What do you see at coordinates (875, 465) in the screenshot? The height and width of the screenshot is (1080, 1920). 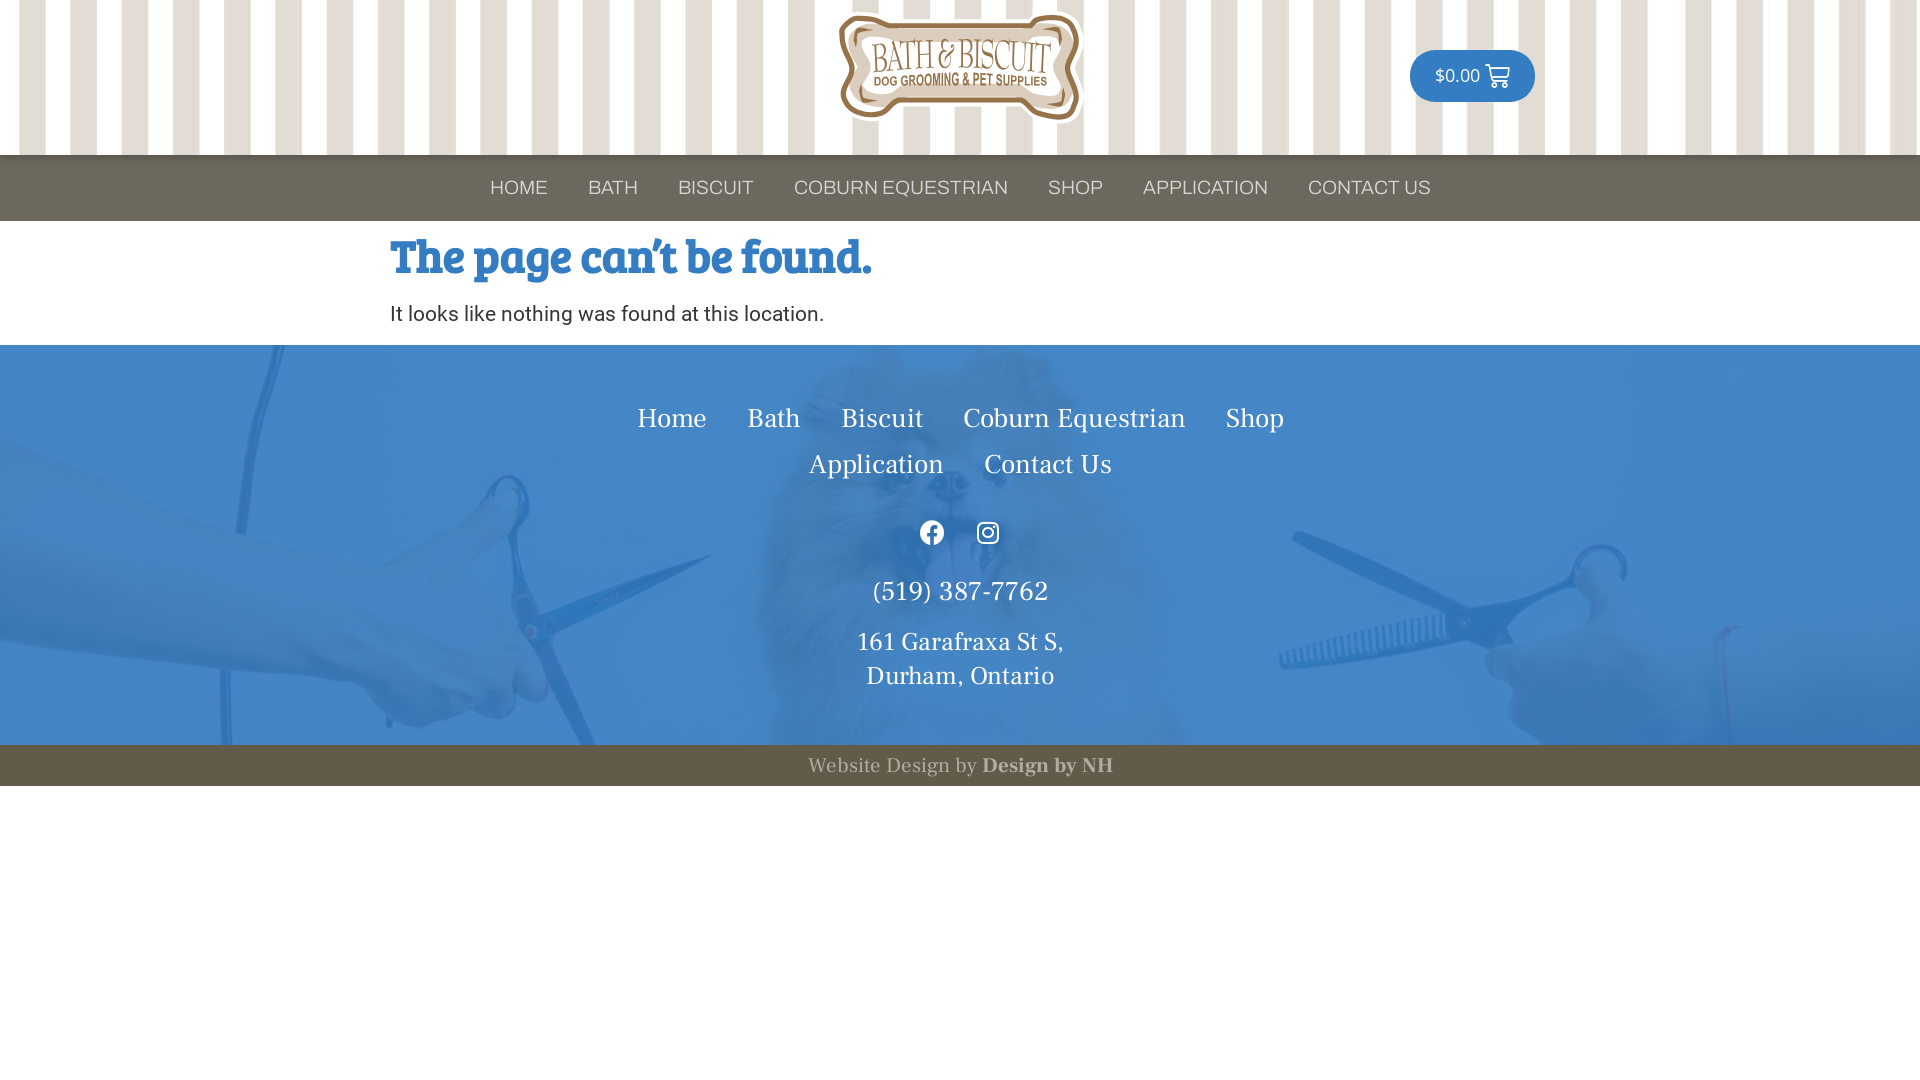 I see `'Application'` at bounding box center [875, 465].